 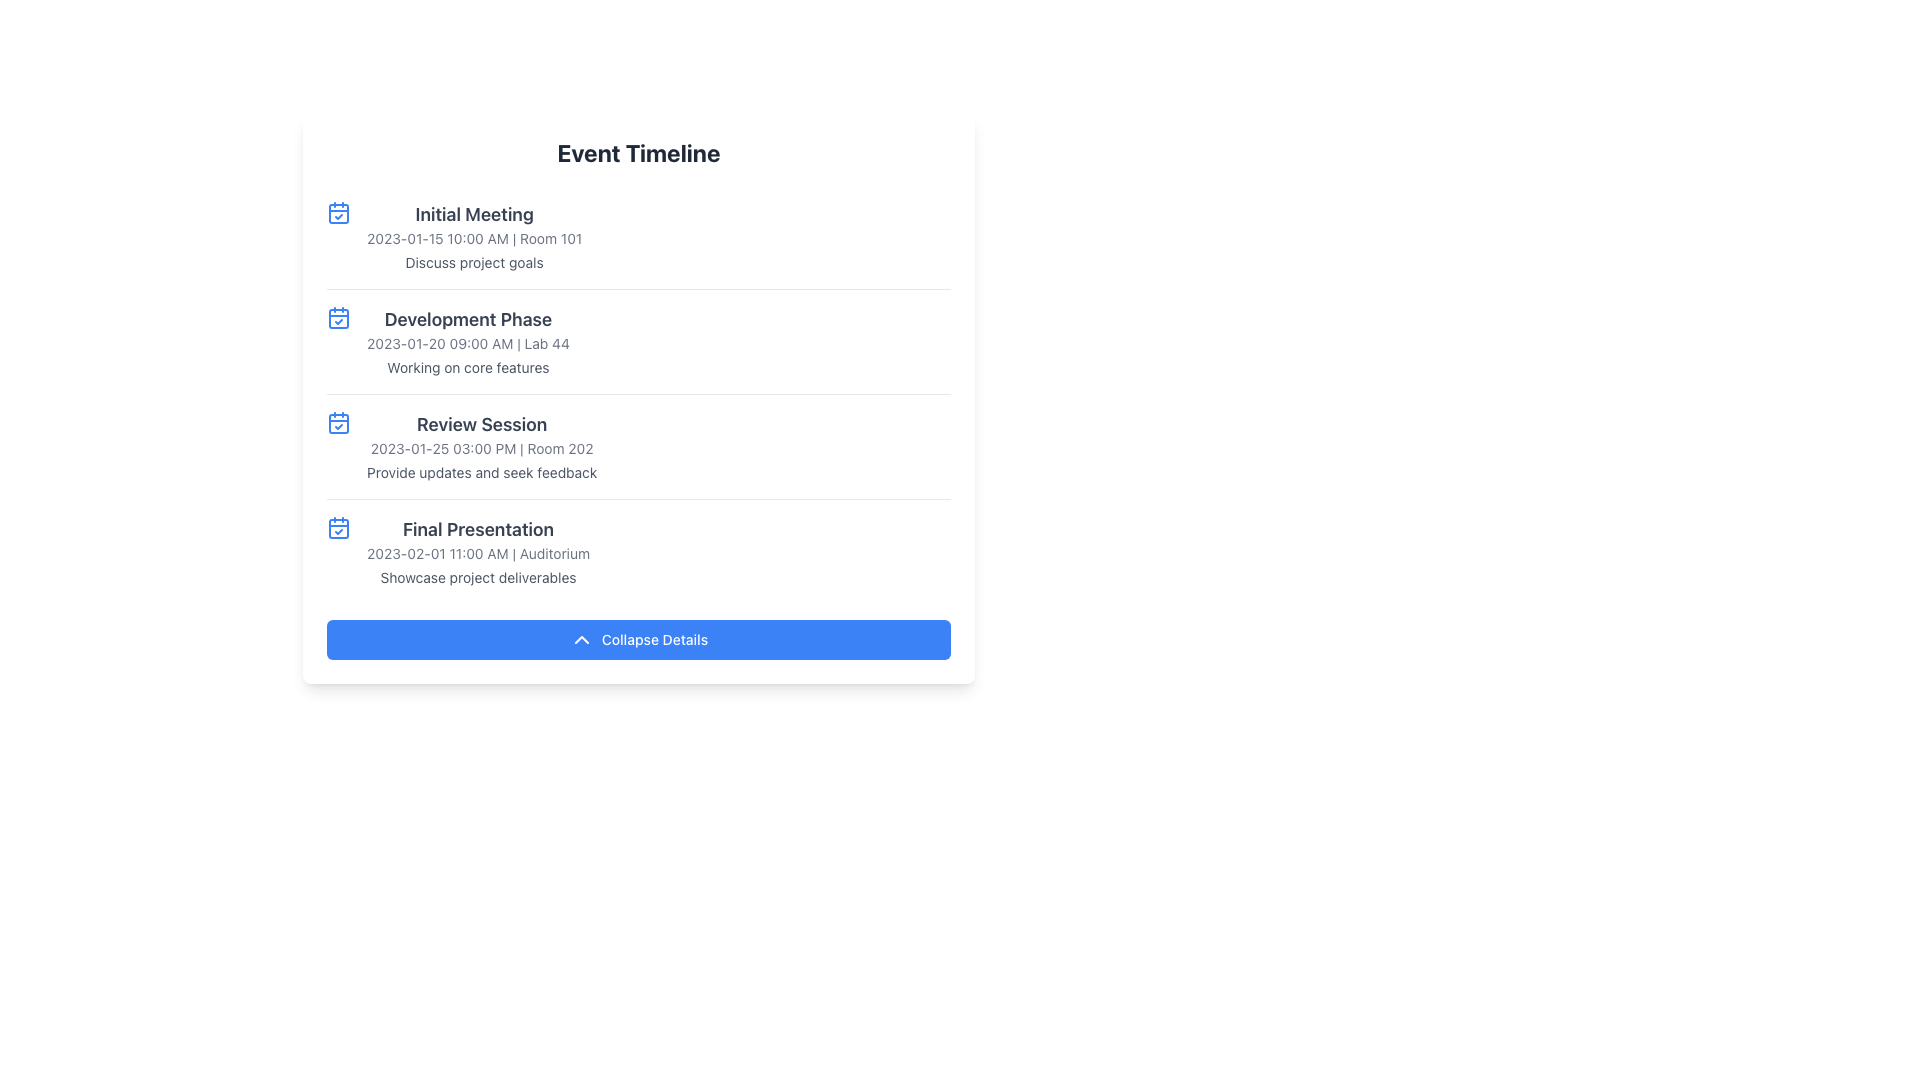 I want to click on the Text Block displaying the event titled 'Initial Meeting', which includes the date, time, location, and a brief description, so click(x=473, y=235).